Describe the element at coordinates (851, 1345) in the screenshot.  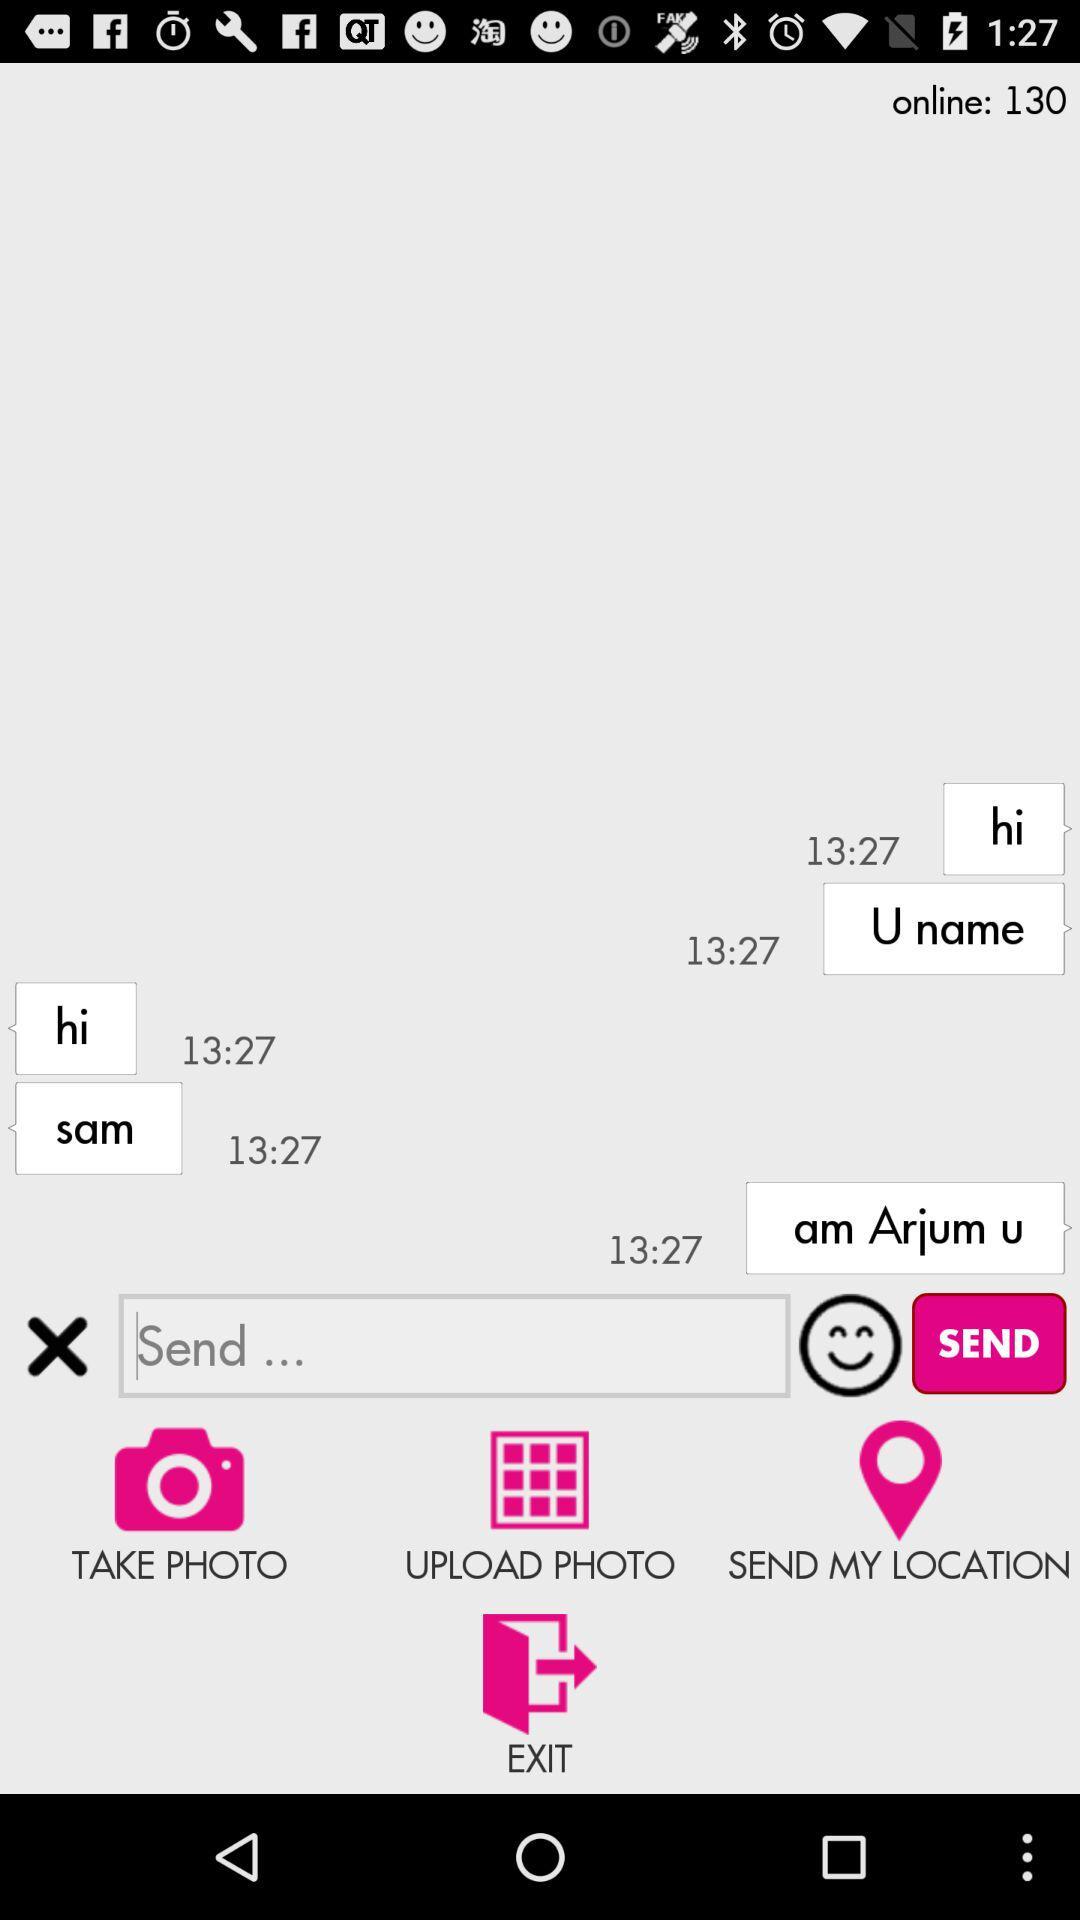
I see `smileys switch option` at that location.